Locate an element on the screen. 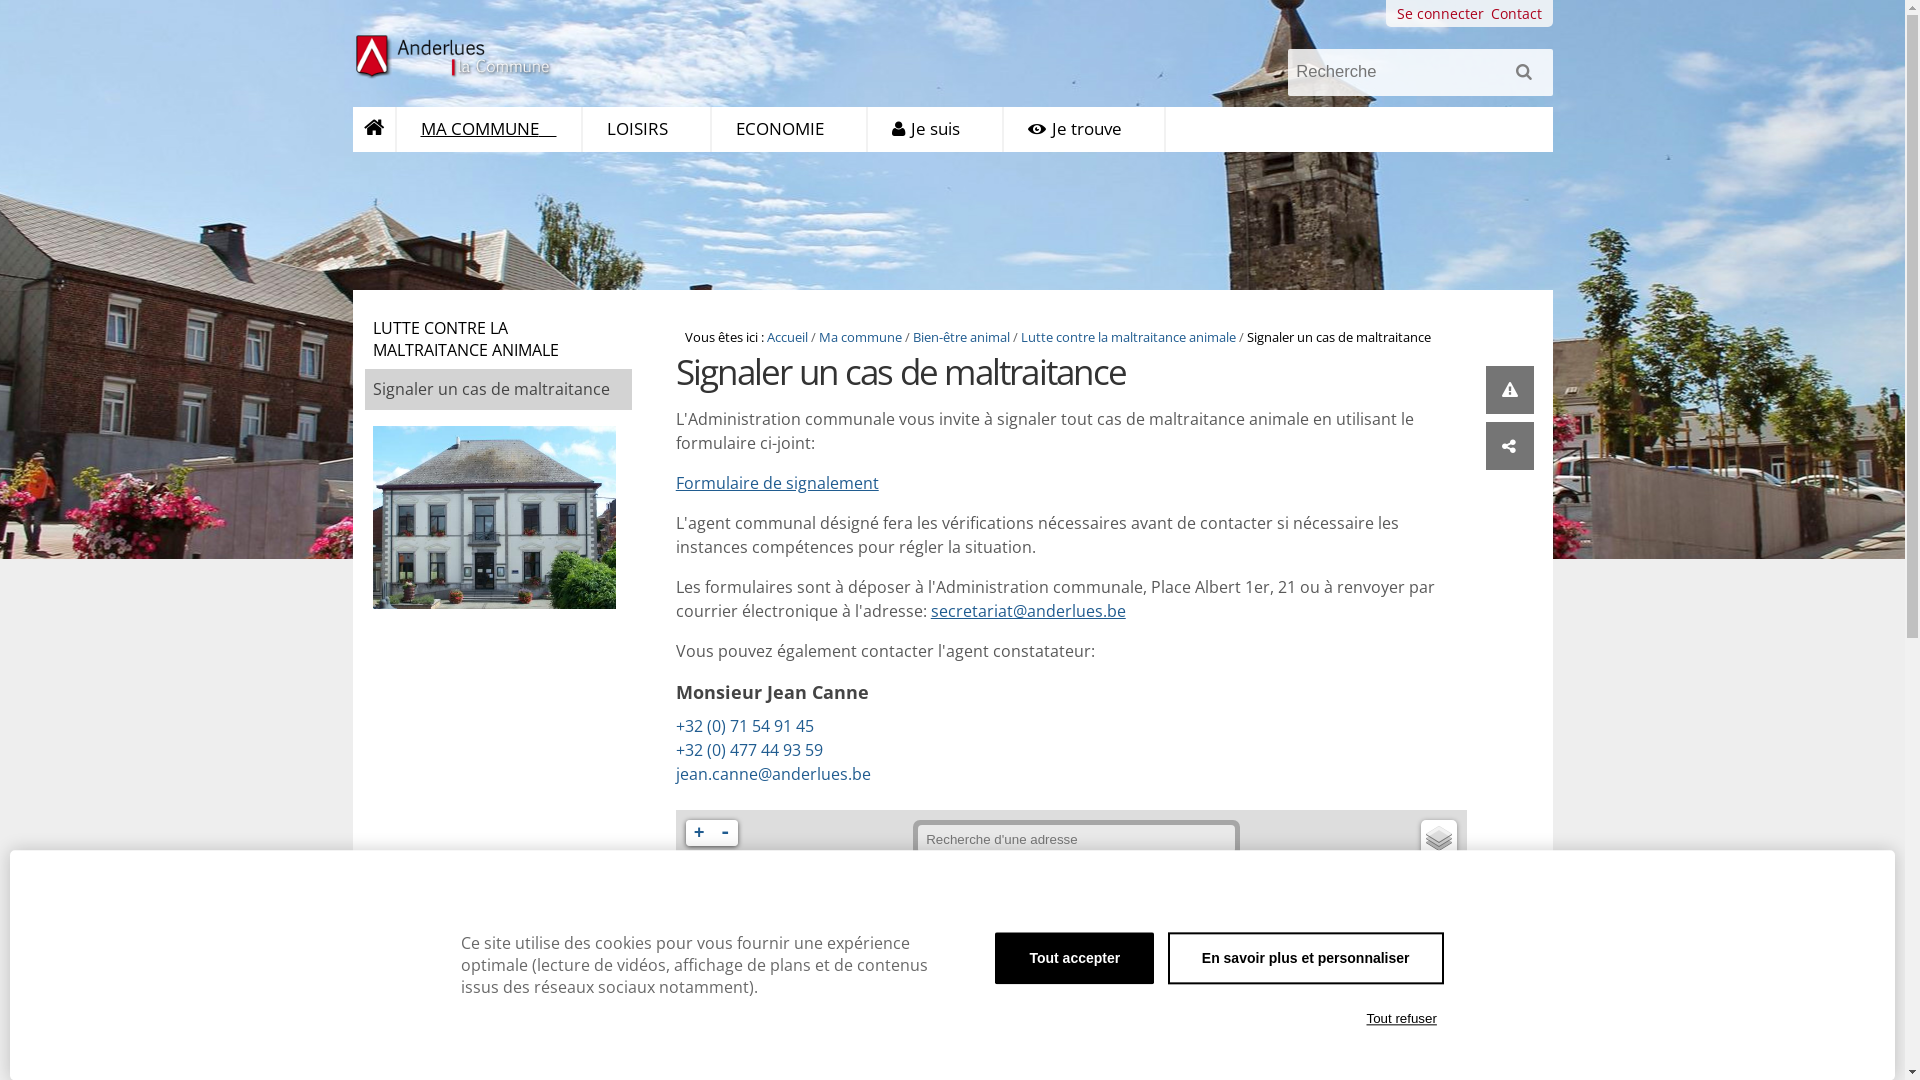 The width and height of the screenshot is (1920, 1080). 'Recherche' is located at coordinates (1419, 71).